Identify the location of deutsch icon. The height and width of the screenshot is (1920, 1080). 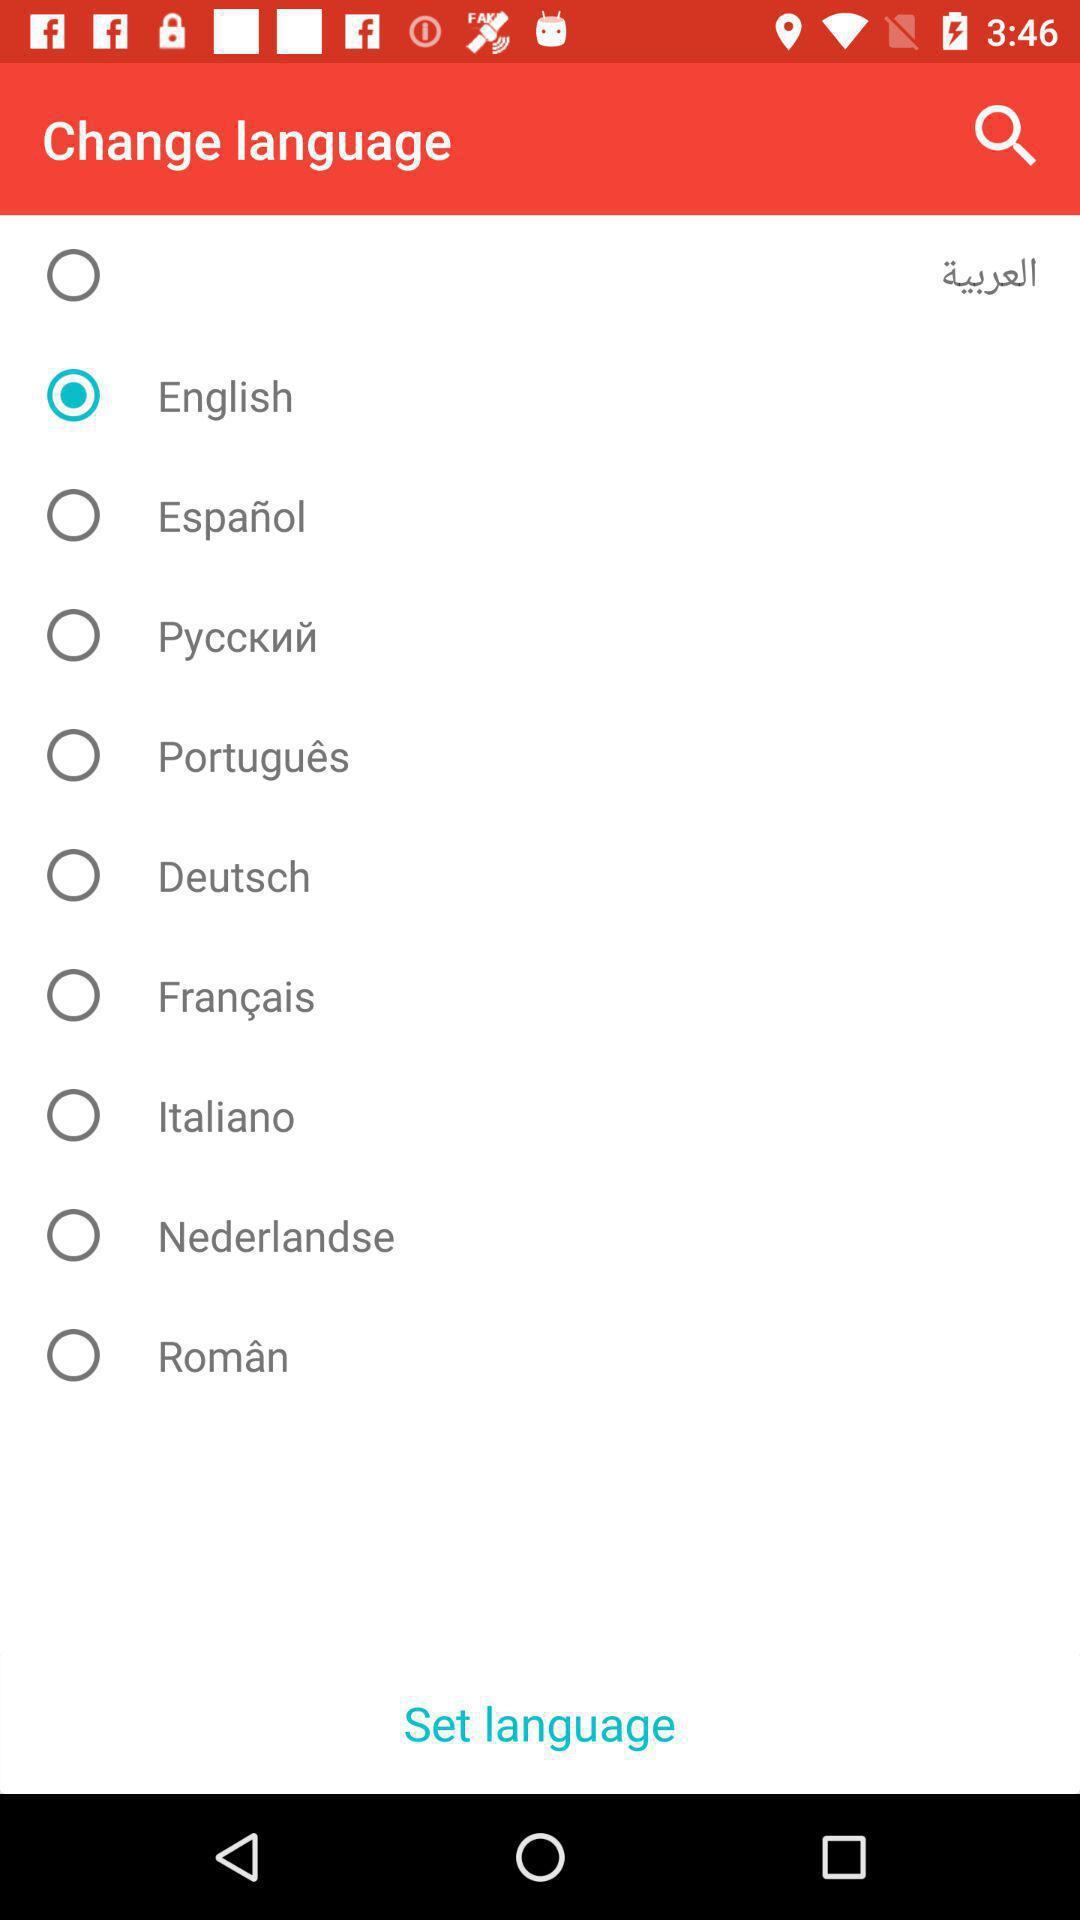
(555, 875).